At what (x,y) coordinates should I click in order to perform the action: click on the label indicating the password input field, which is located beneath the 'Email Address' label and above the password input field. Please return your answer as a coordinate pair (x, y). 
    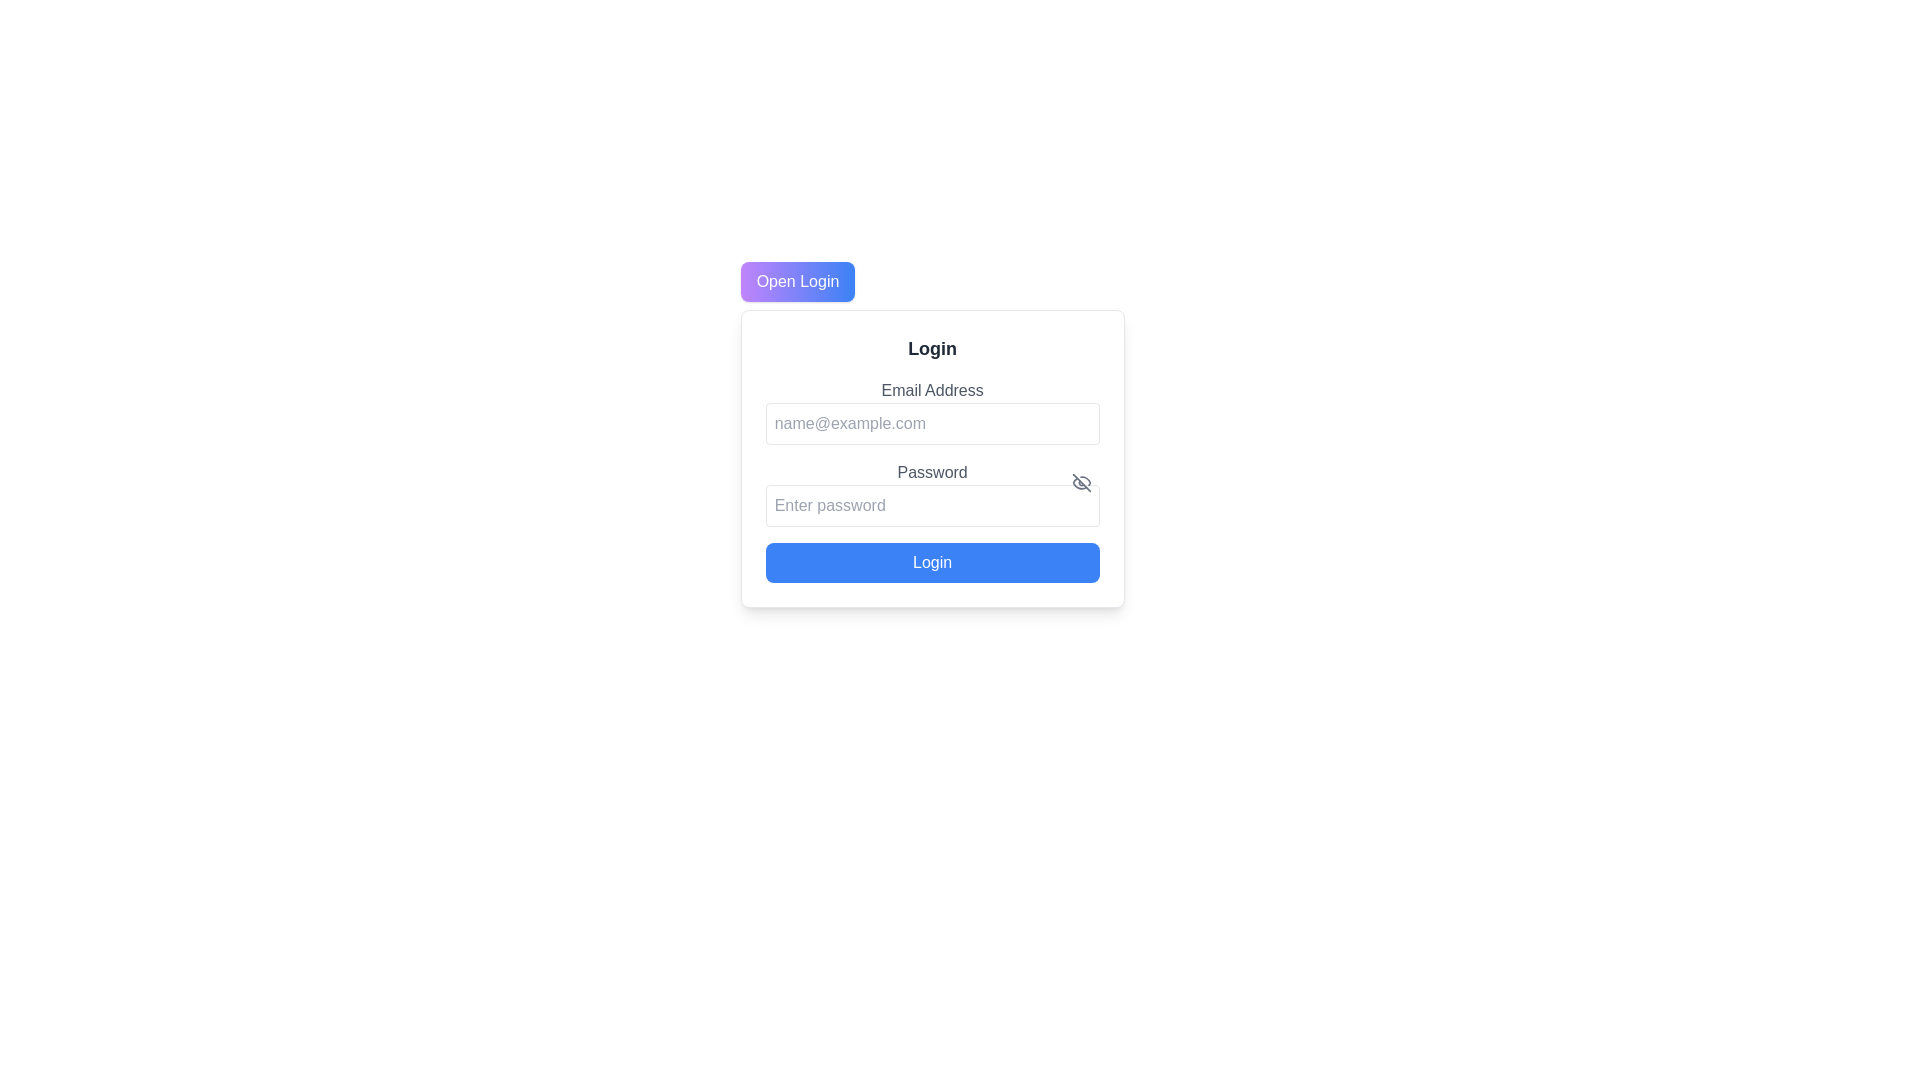
    Looking at the image, I should click on (931, 473).